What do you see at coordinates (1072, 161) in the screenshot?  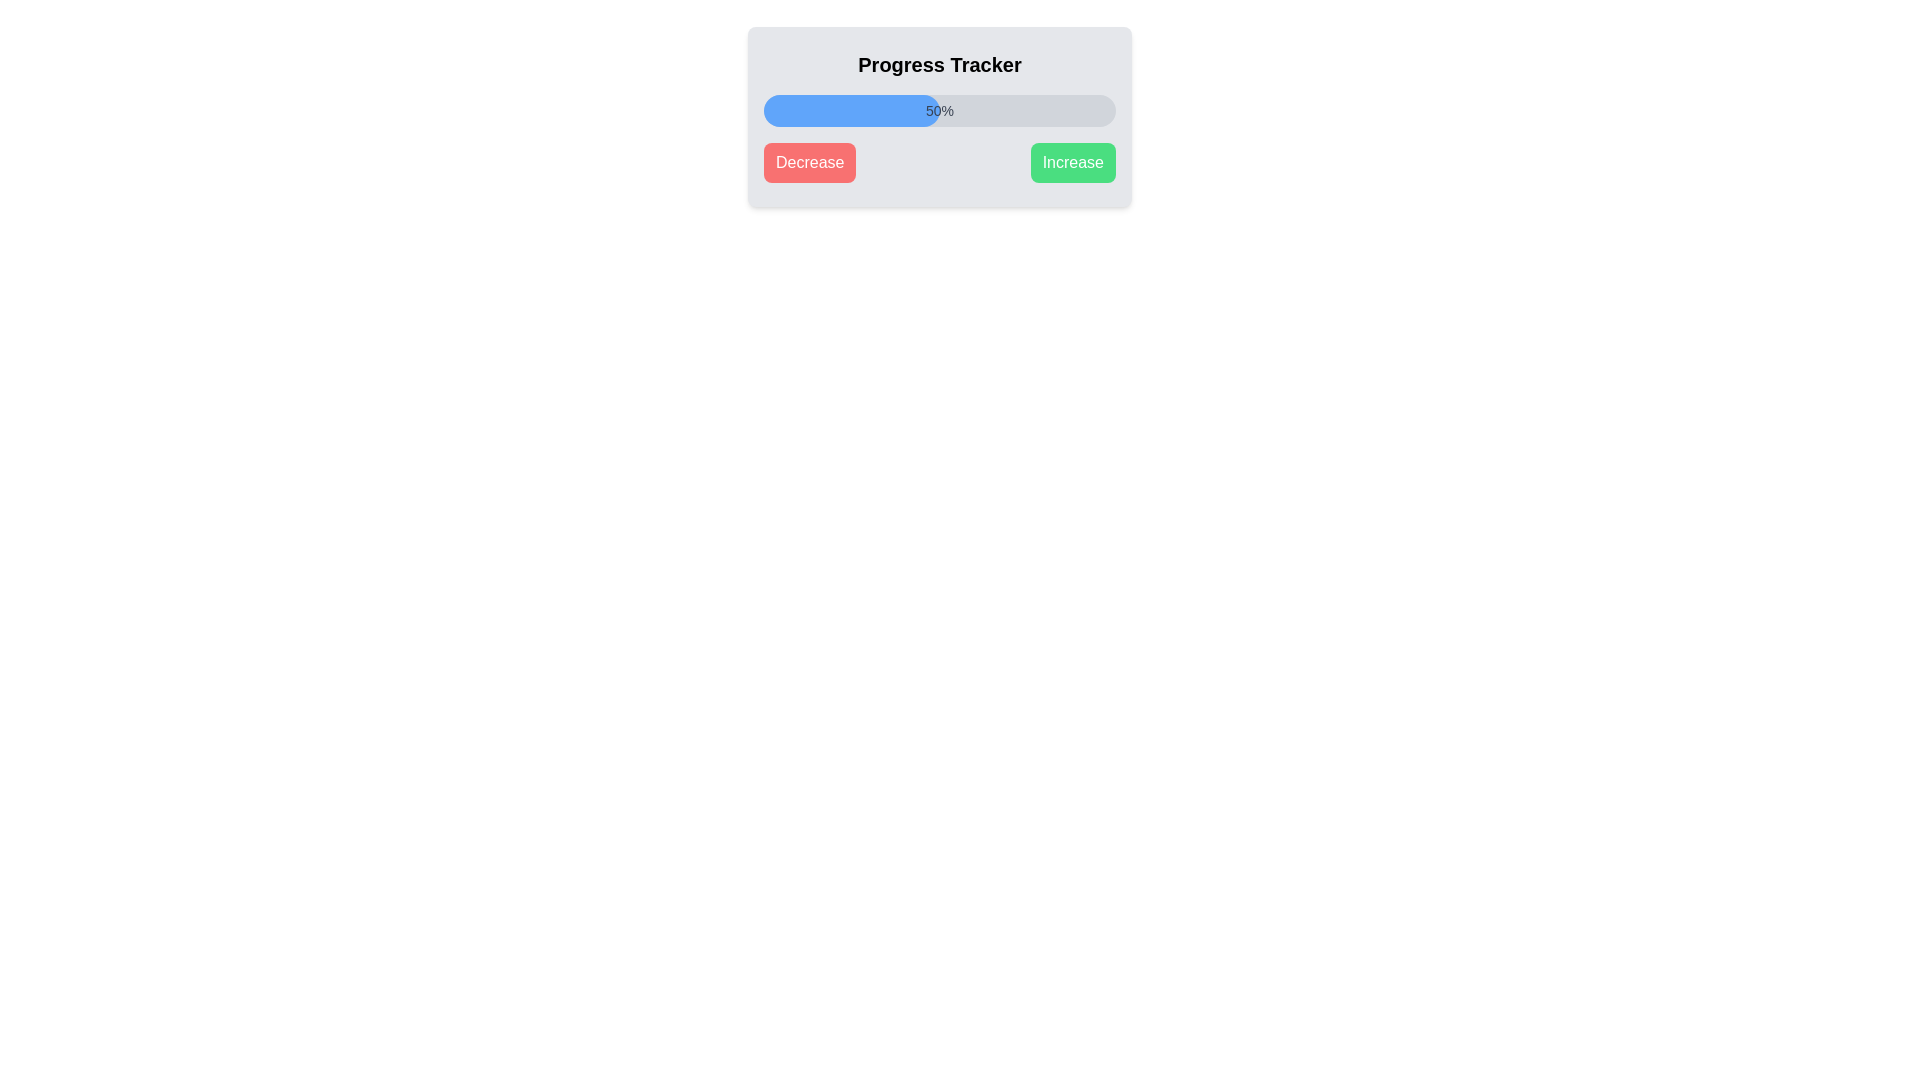 I see `the 'Increase' button, which is the second button in a horizontal arrangement next to the 'Decrease' button` at bounding box center [1072, 161].